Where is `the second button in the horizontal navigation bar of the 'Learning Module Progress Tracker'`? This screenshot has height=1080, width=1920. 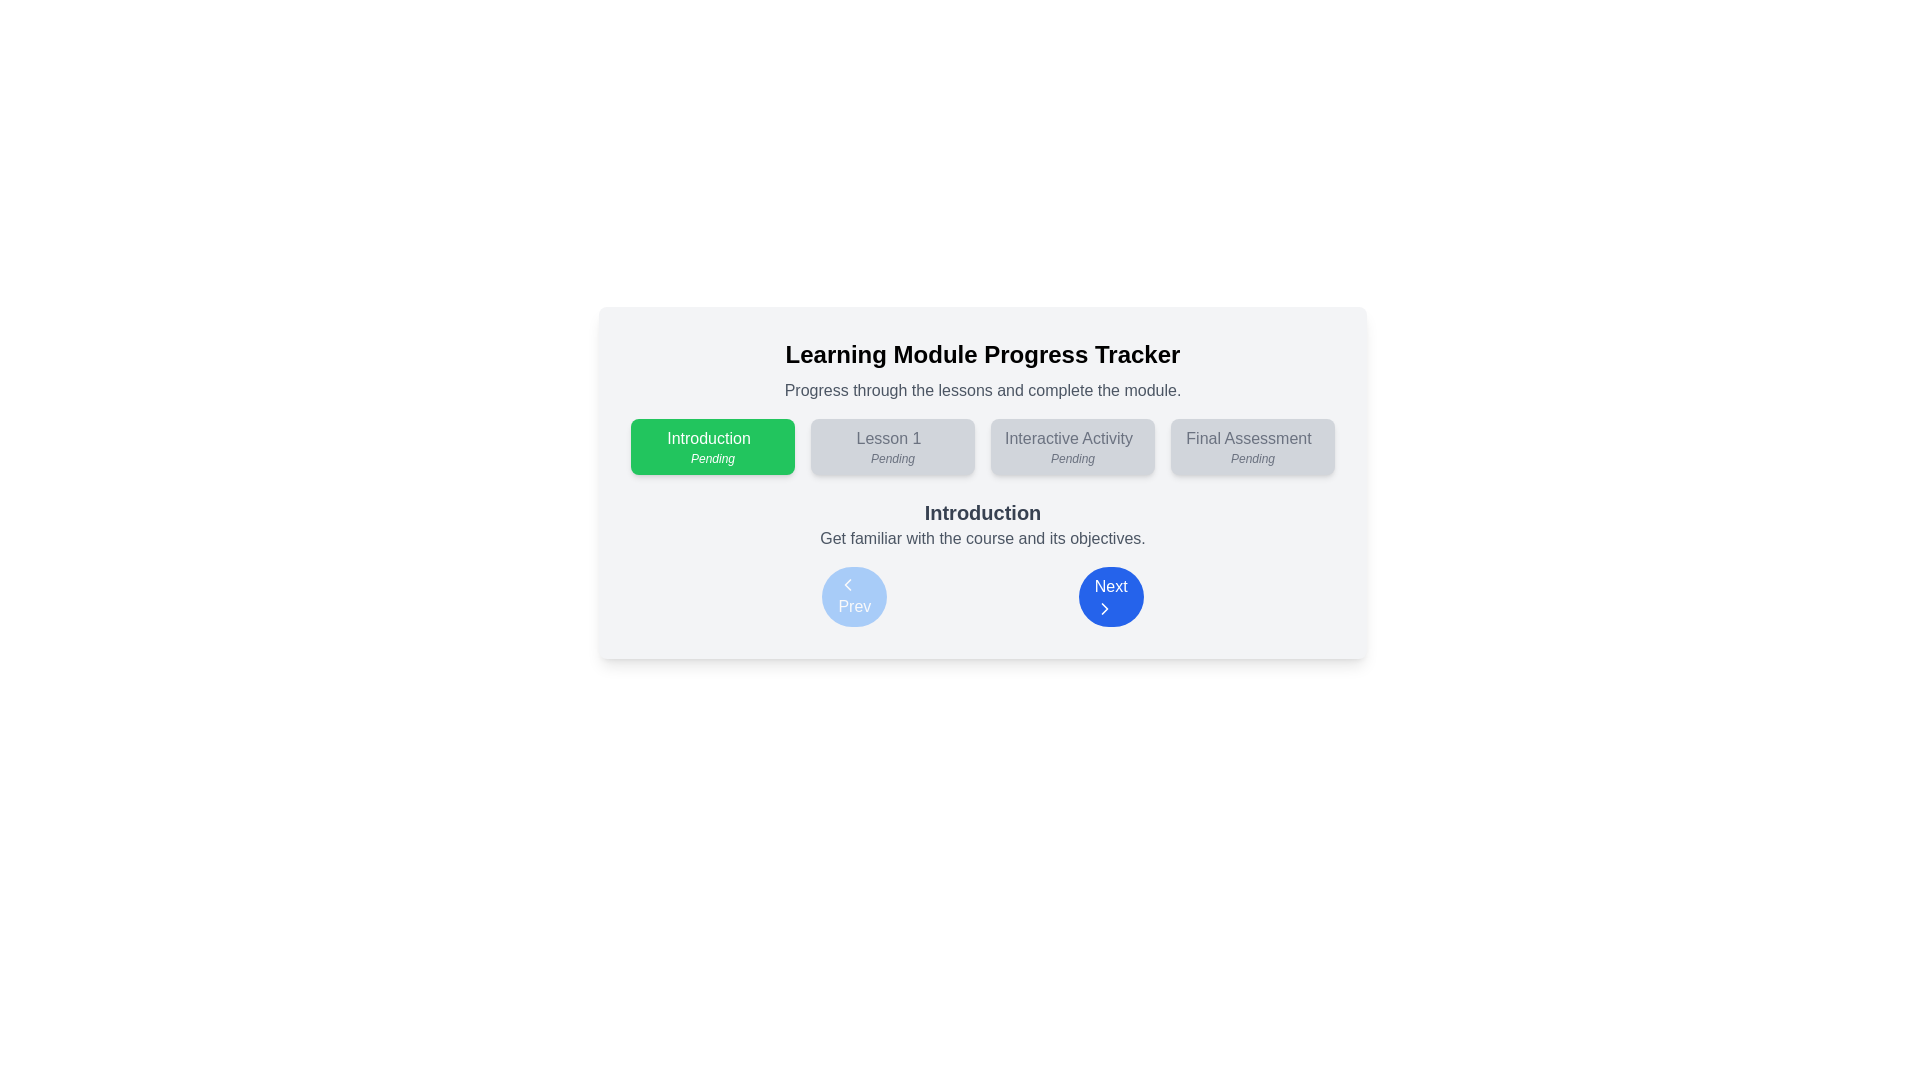 the second button in the horizontal navigation bar of the 'Learning Module Progress Tracker' is located at coordinates (1110, 596).